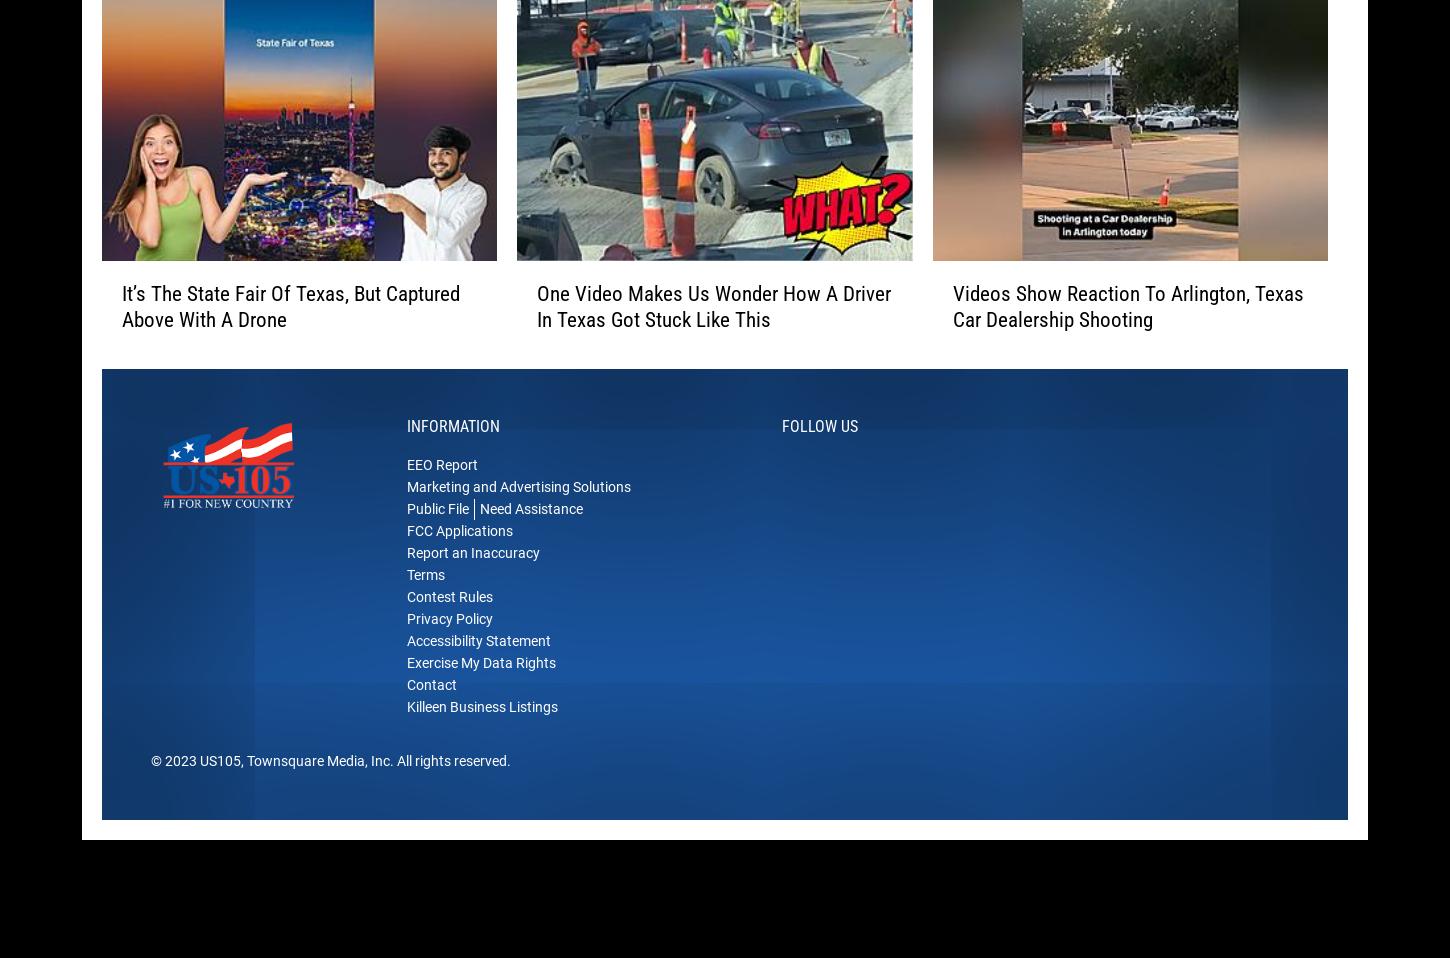  I want to click on 'One Video Makes Us Wonder How A Driver In Texas Got Stuck Like This', so click(712, 336).